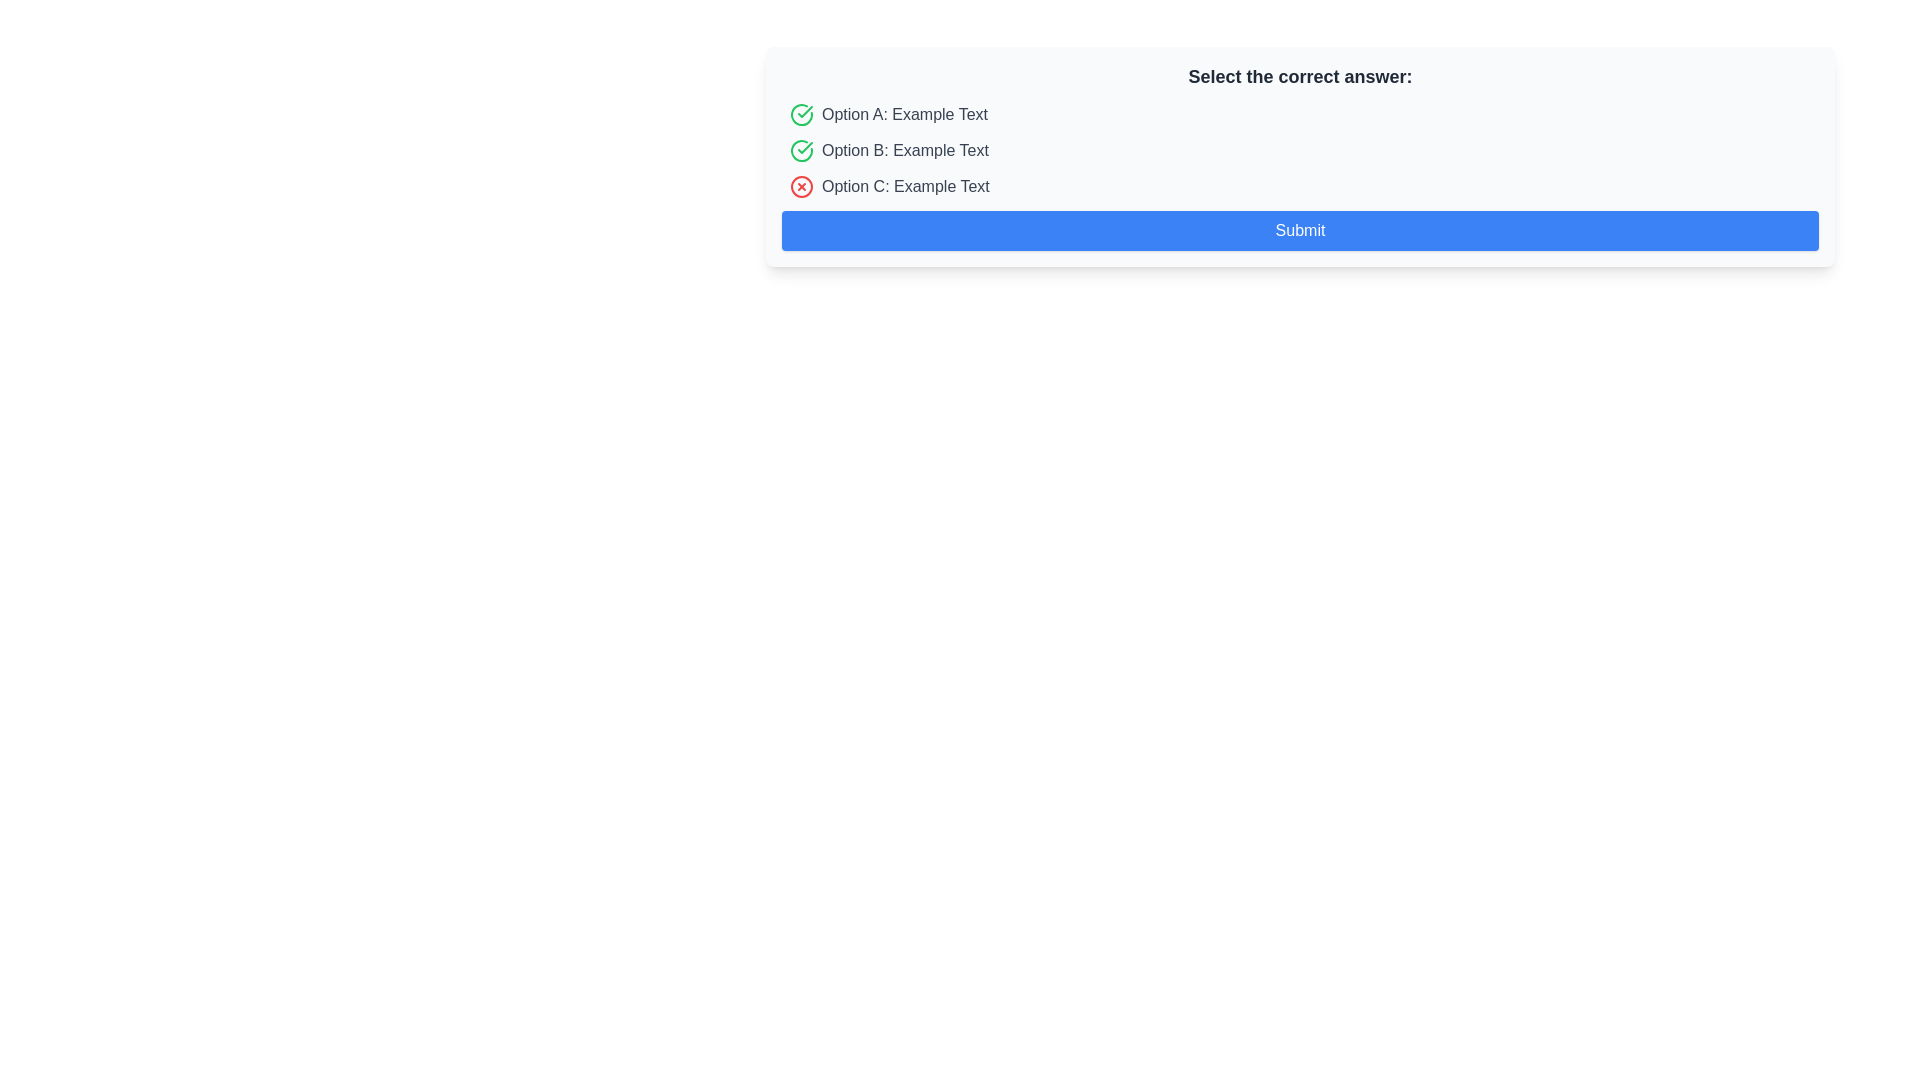 The width and height of the screenshot is (1920, 1080). Describe the element at coordinates (904, 149) in the screenshot. I see `the text label that reads 'Option B: Example Text', which is the second option in a vertical list of choices, located to the right of a green check icon` at that location.